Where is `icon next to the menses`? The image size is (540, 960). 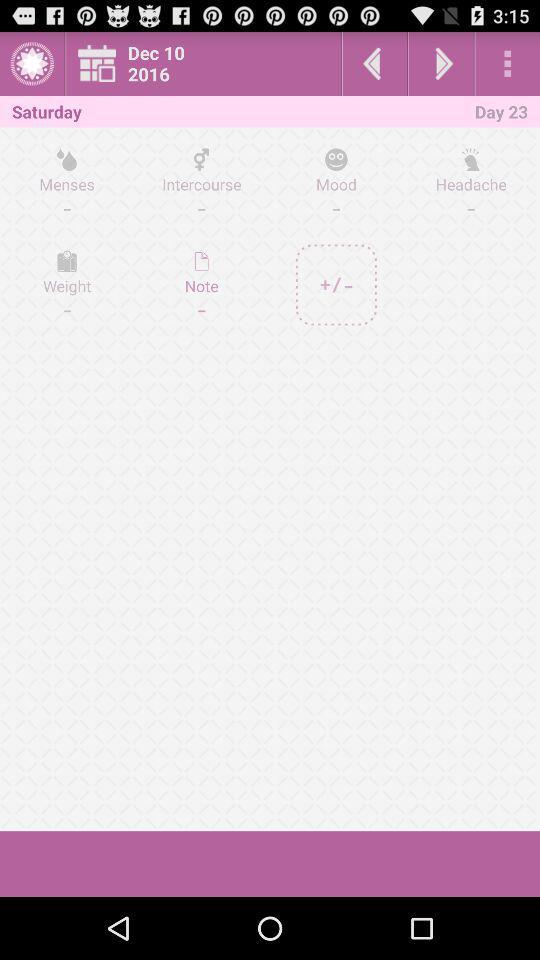
icon next to the menses is located at coordinates (201, 284).